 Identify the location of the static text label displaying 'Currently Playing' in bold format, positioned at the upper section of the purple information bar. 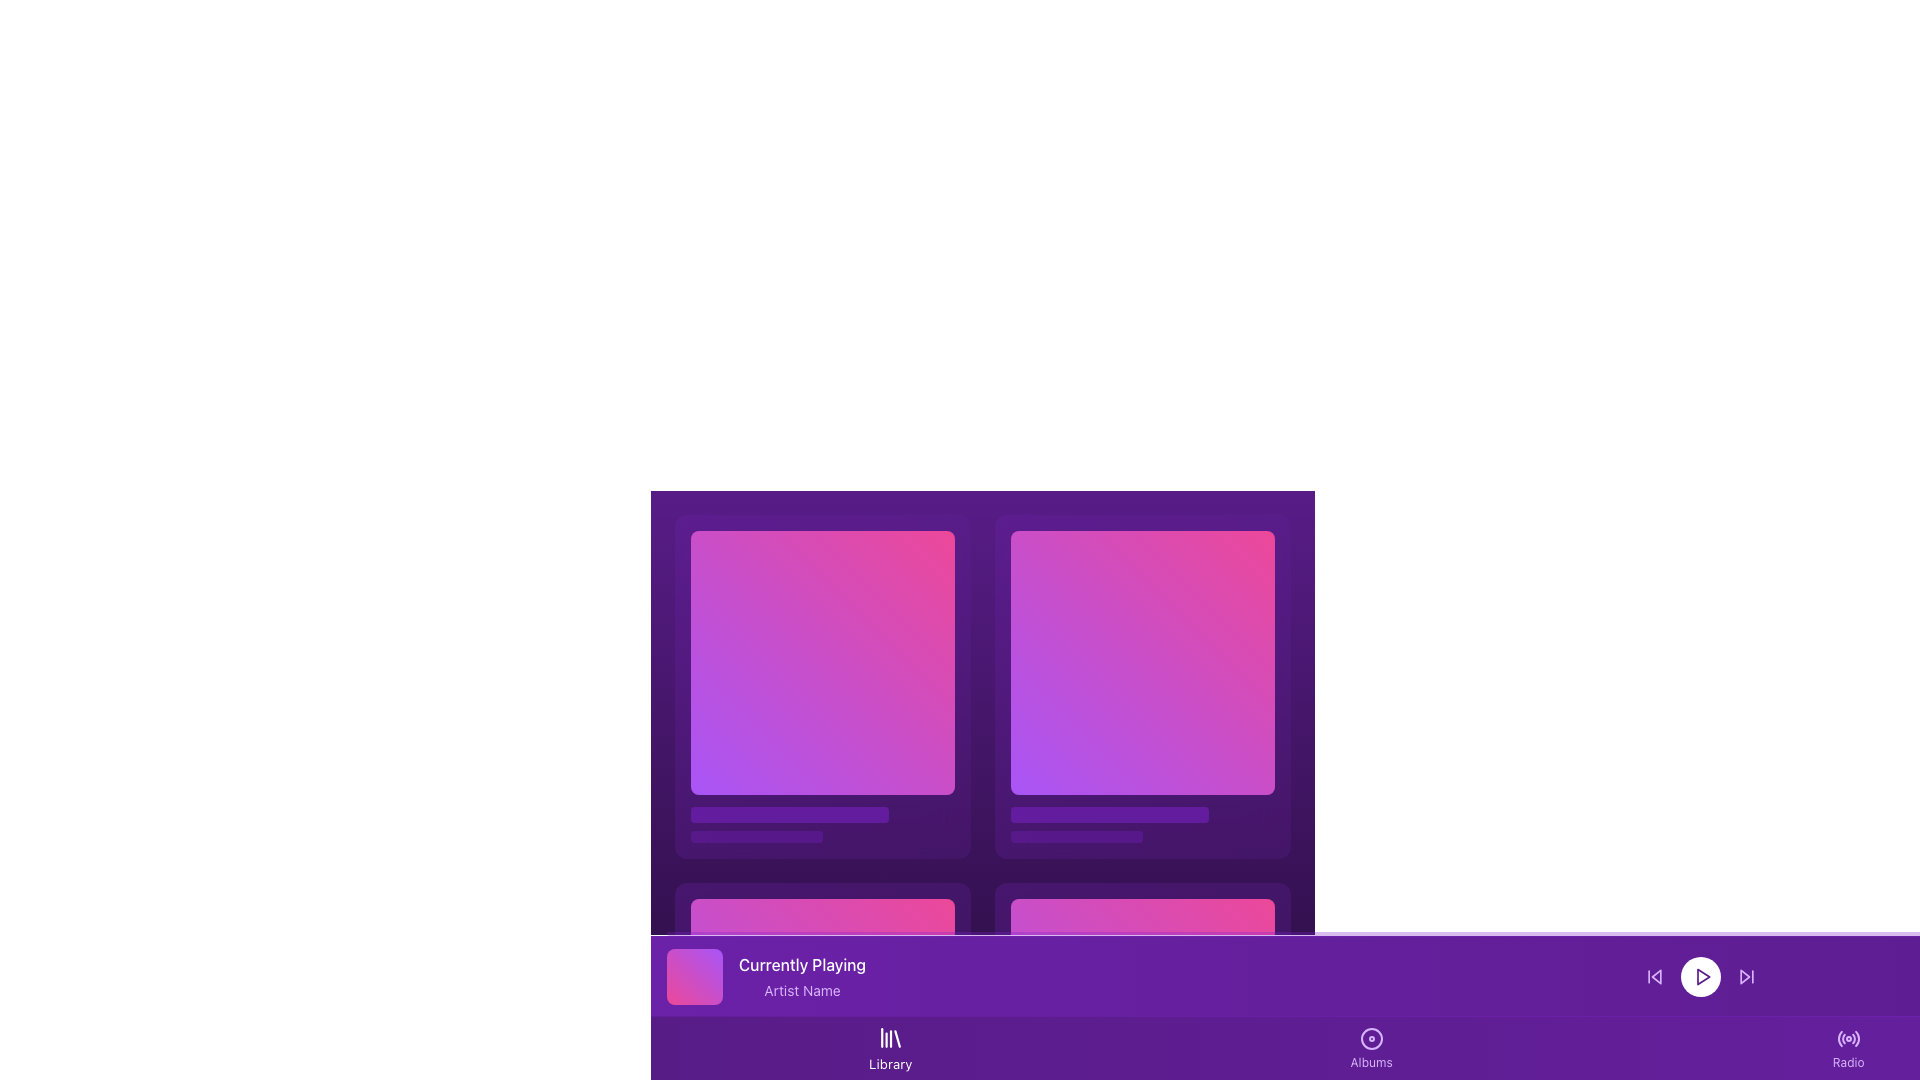
(802, 963).